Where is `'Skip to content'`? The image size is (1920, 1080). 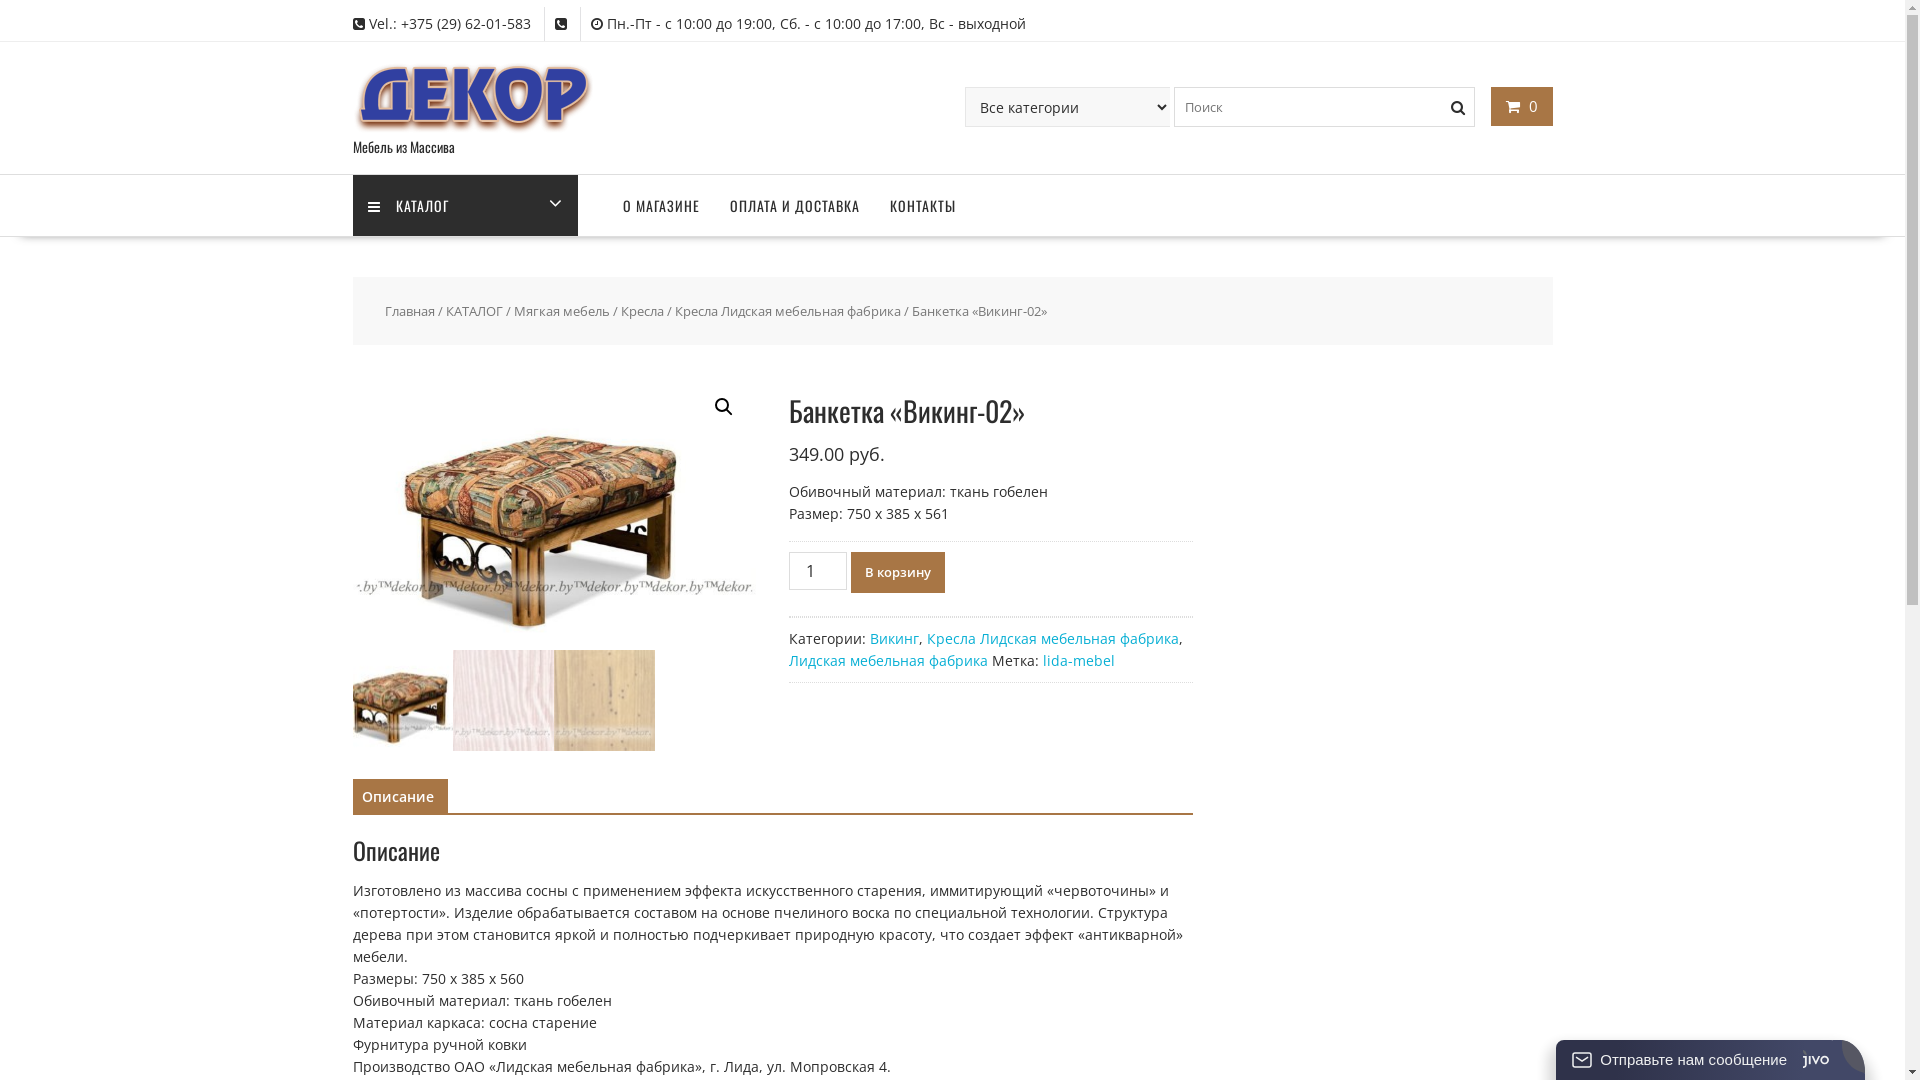 'Skip to content' is located at coordinates (0, 0).